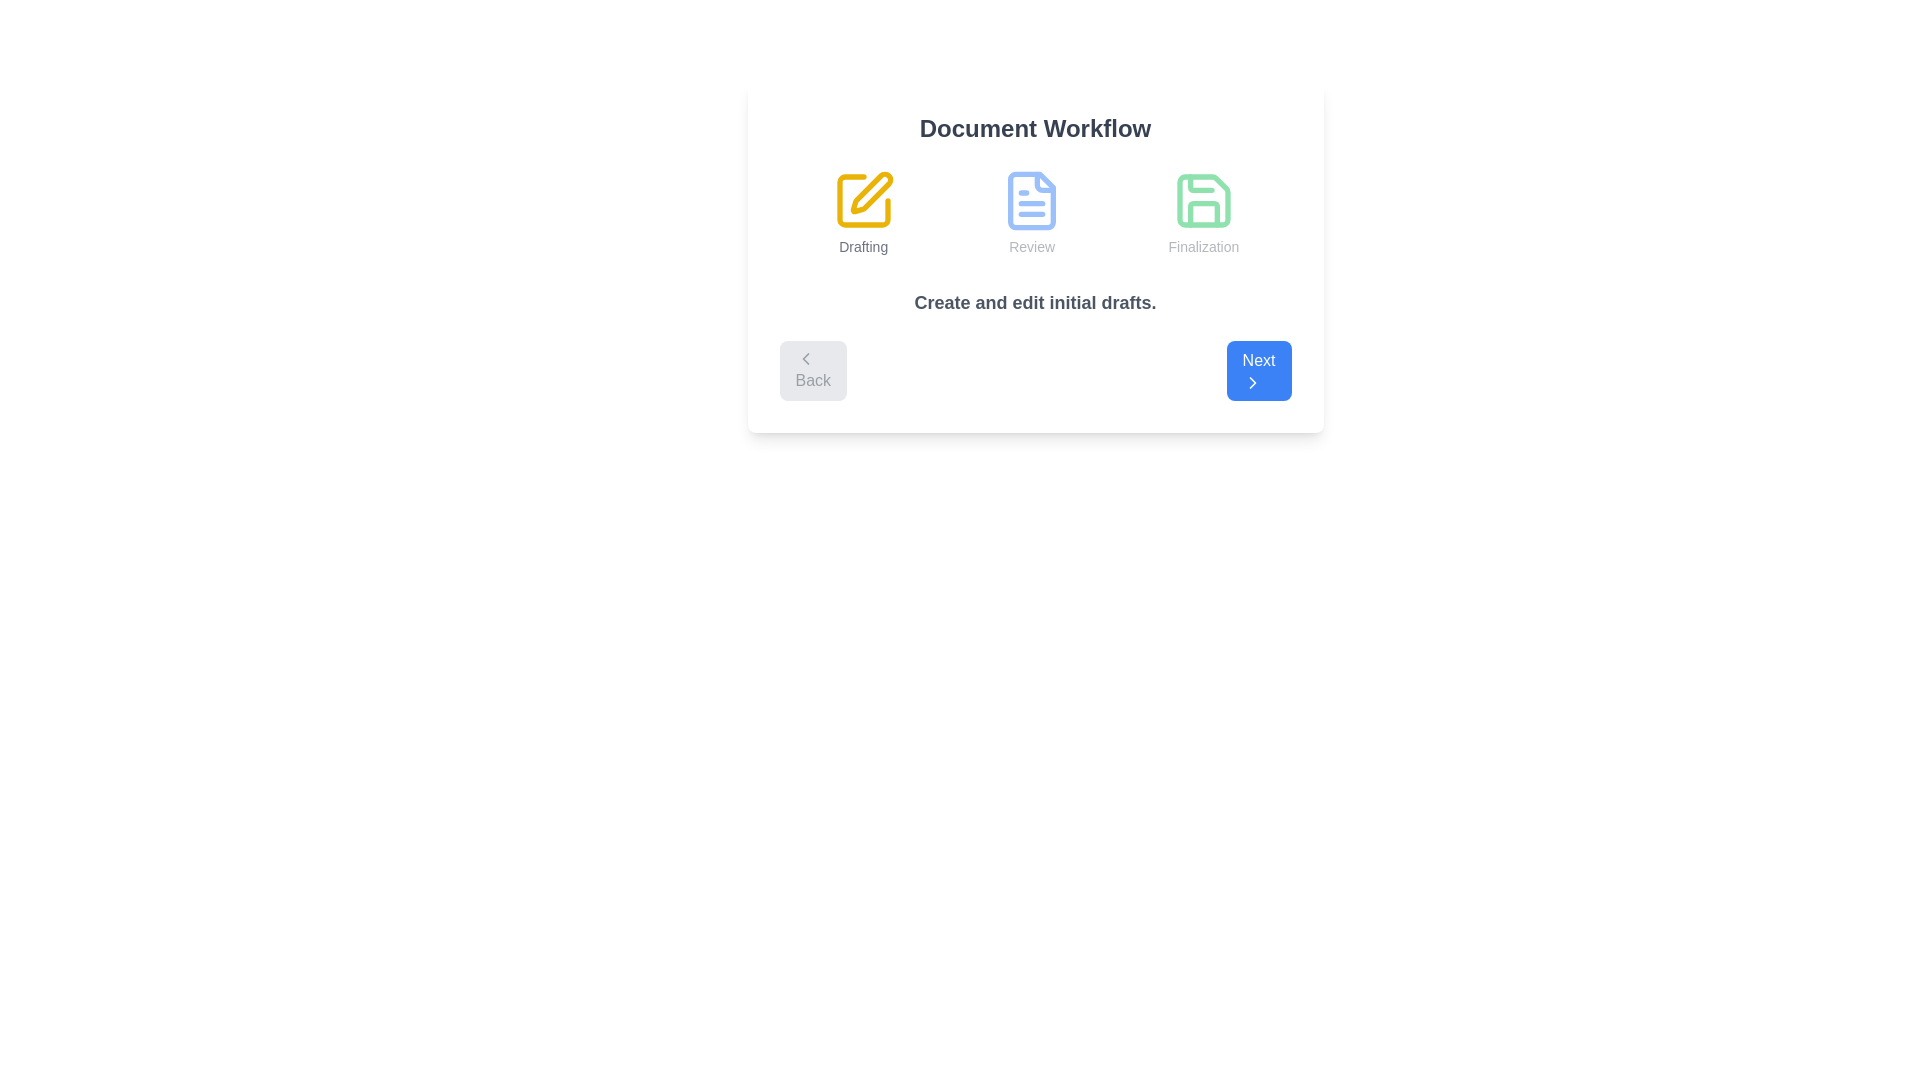 The image size is (1920, 1080). Describe the element at coordinates (813, 370) in the screenshot. I see `the 'Back' button located at the bottom-left of the card` at that location.